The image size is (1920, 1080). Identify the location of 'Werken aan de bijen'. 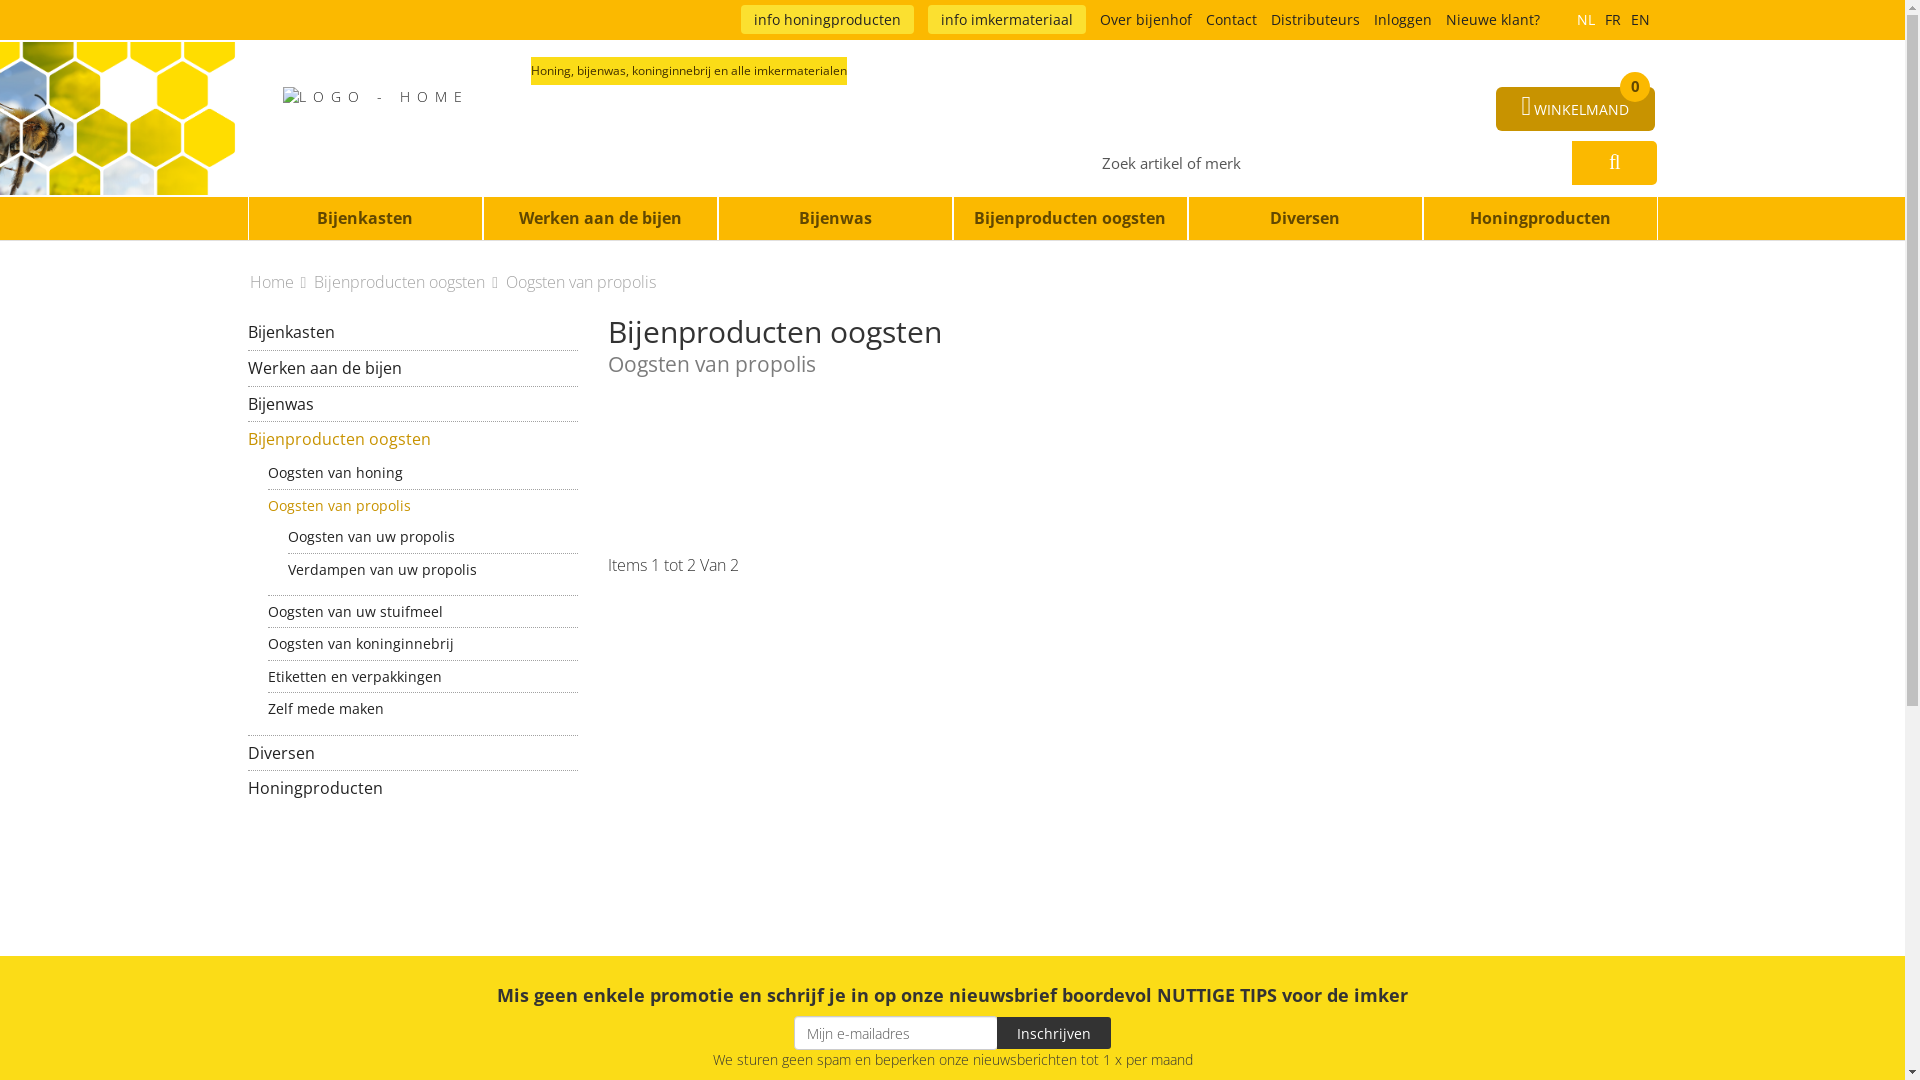
(411, 368).